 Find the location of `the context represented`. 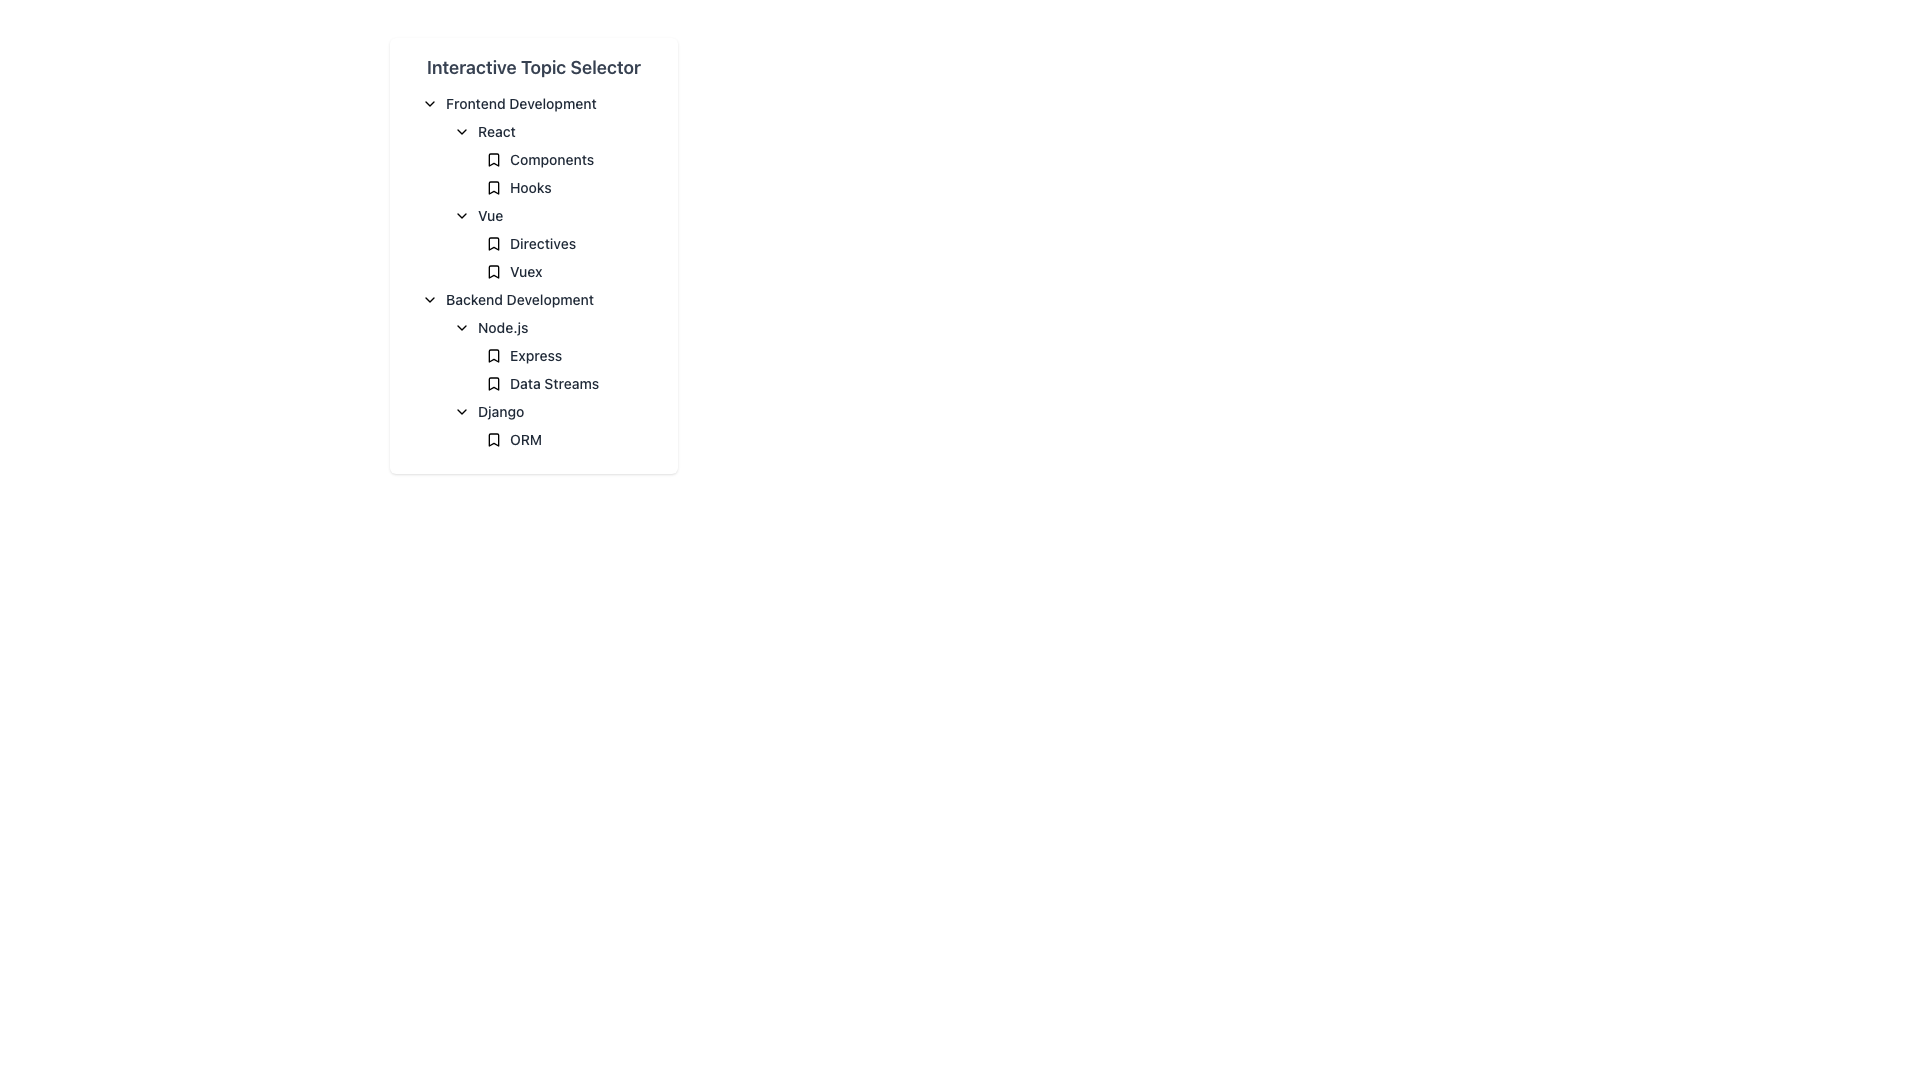

the context represented is located at coordinates (494, 158).